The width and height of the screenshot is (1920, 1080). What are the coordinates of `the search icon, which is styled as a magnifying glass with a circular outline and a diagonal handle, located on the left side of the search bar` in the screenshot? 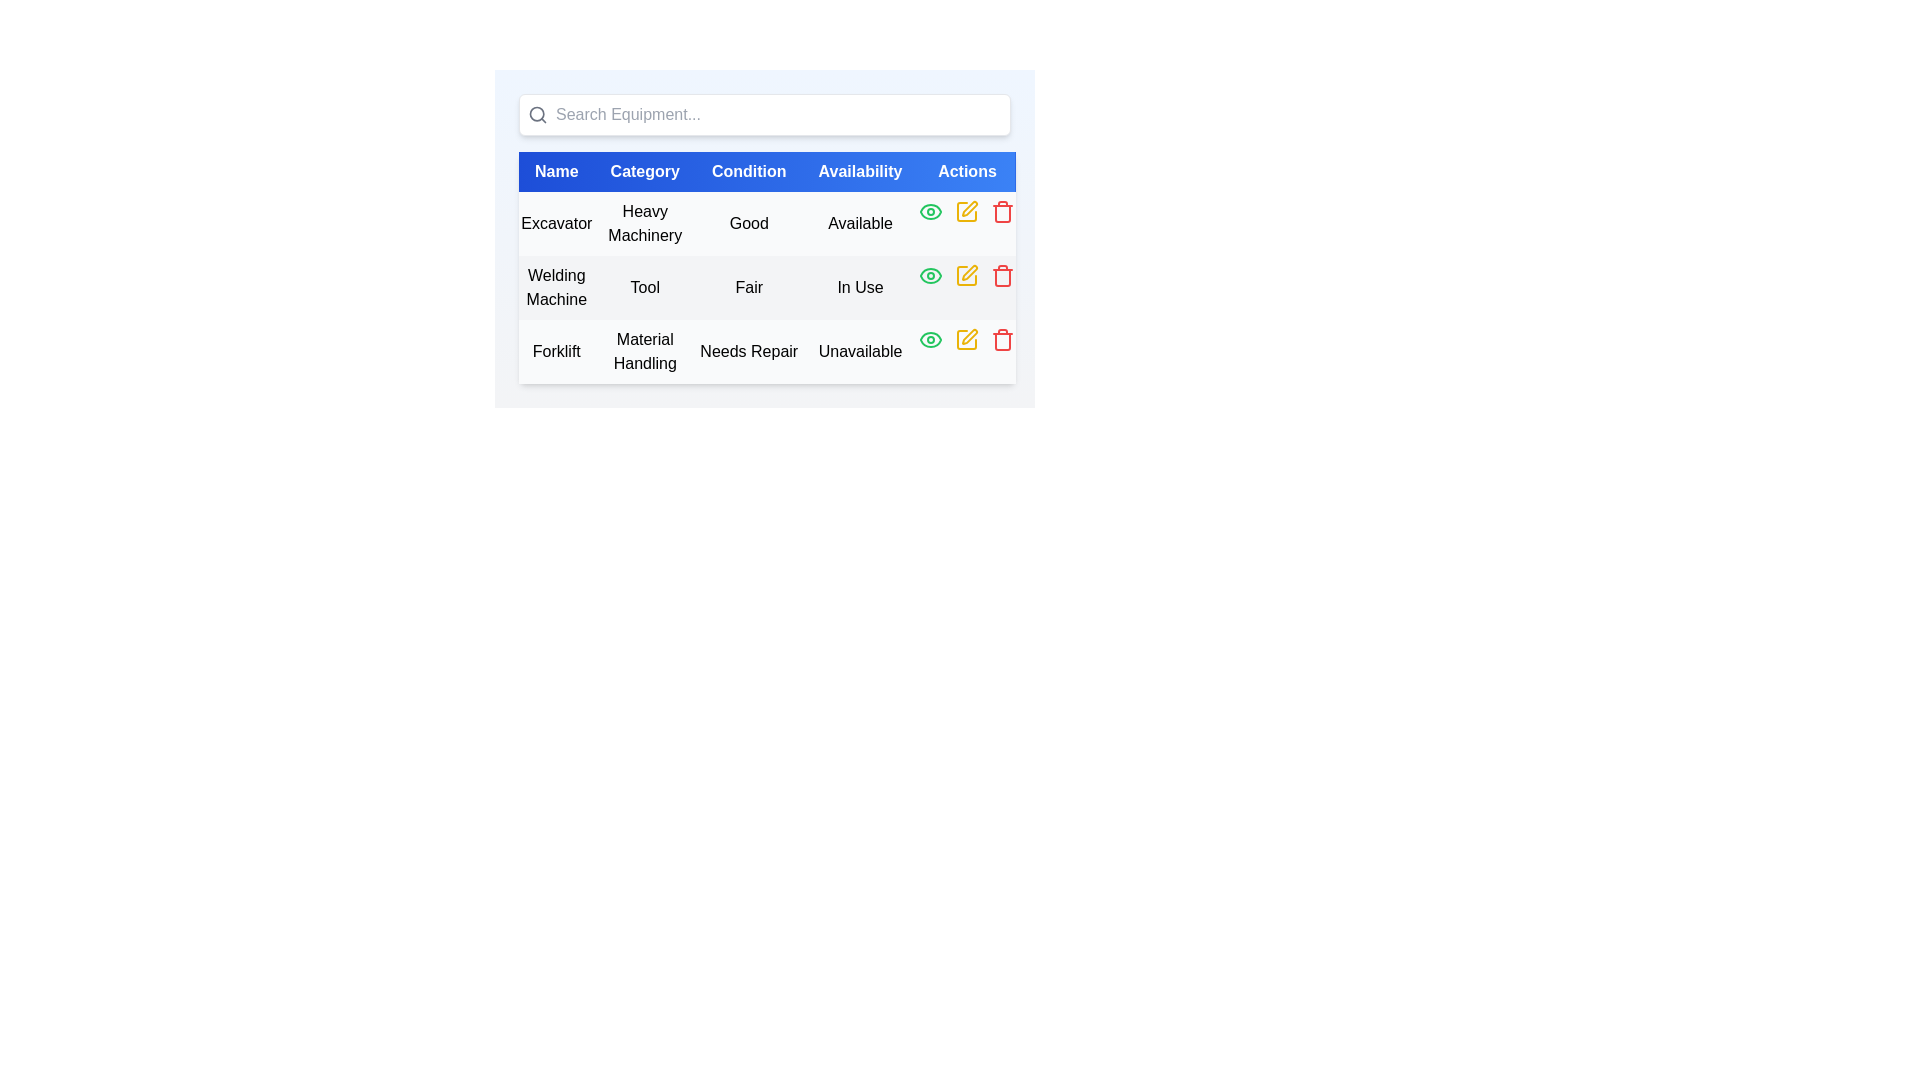 It's located at (537, 115).